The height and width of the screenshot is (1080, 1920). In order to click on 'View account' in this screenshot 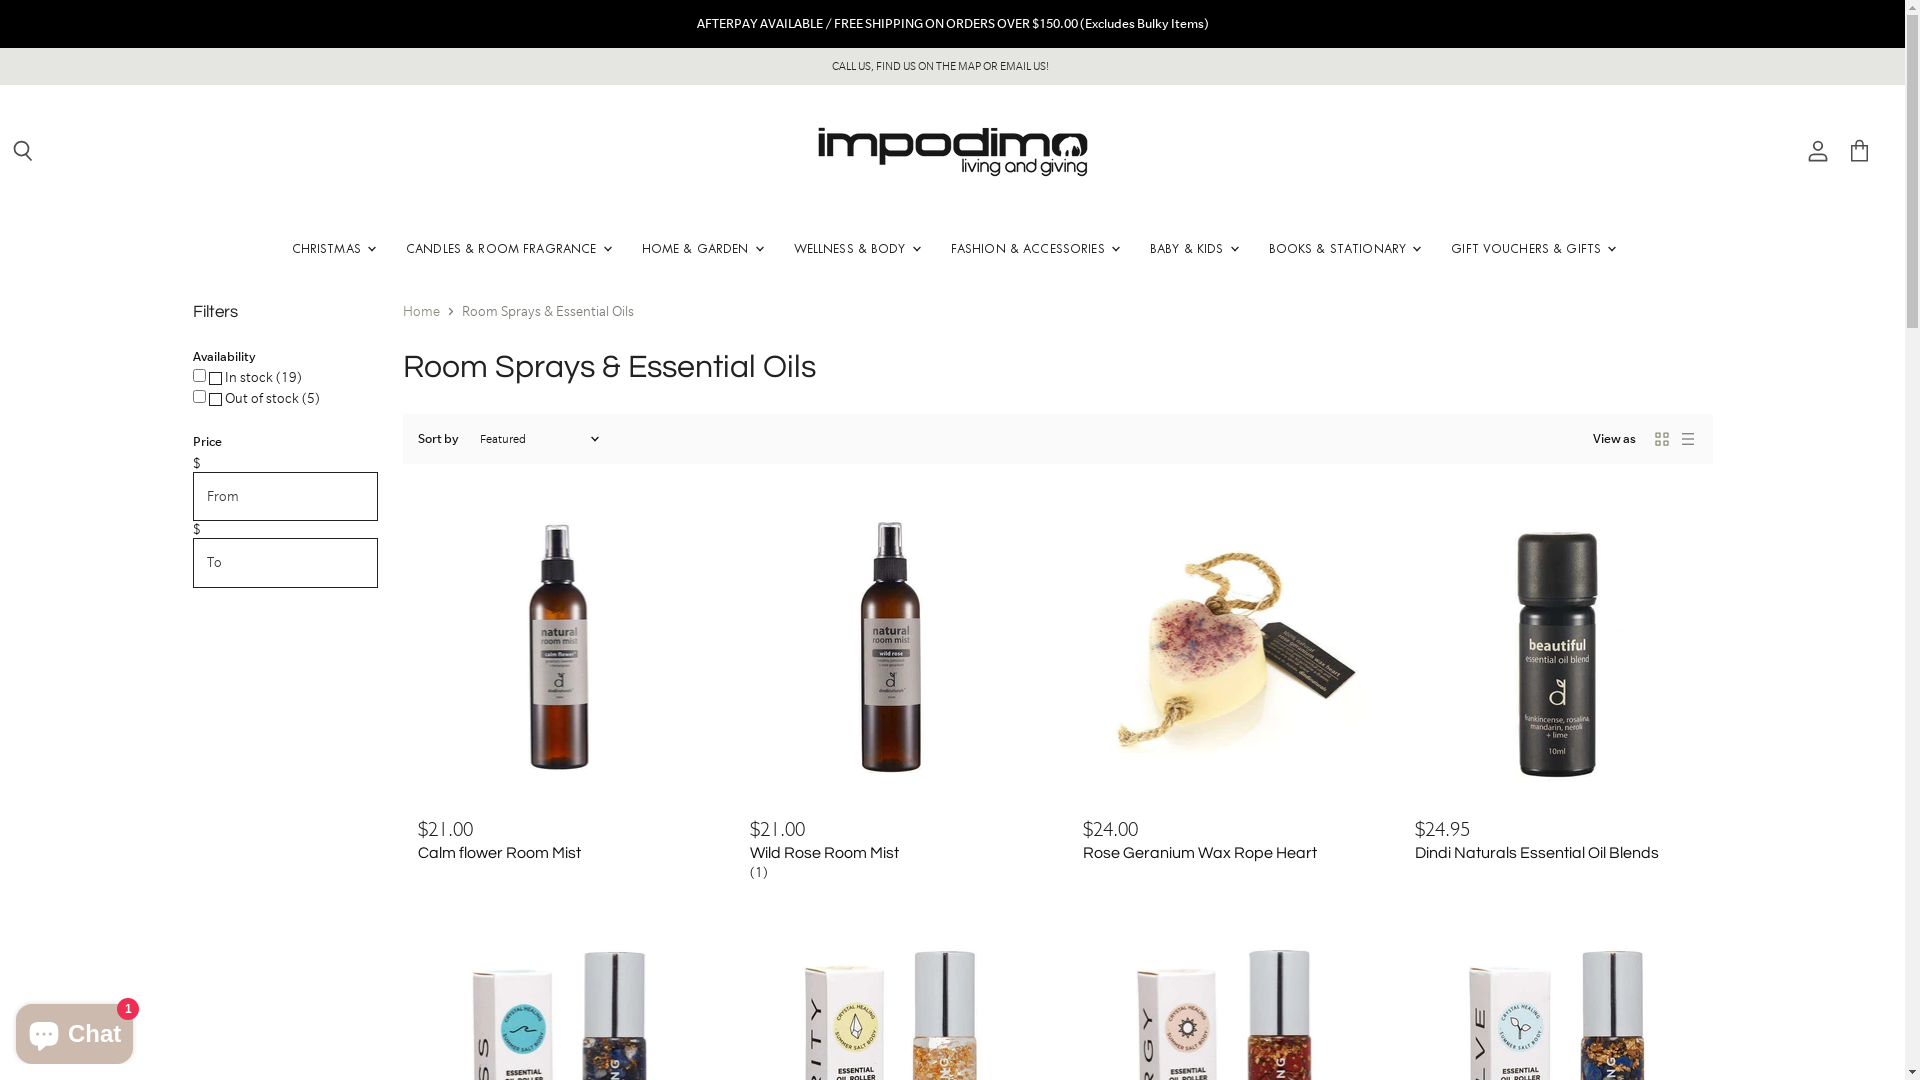, I will do `click(1818, 150)`.